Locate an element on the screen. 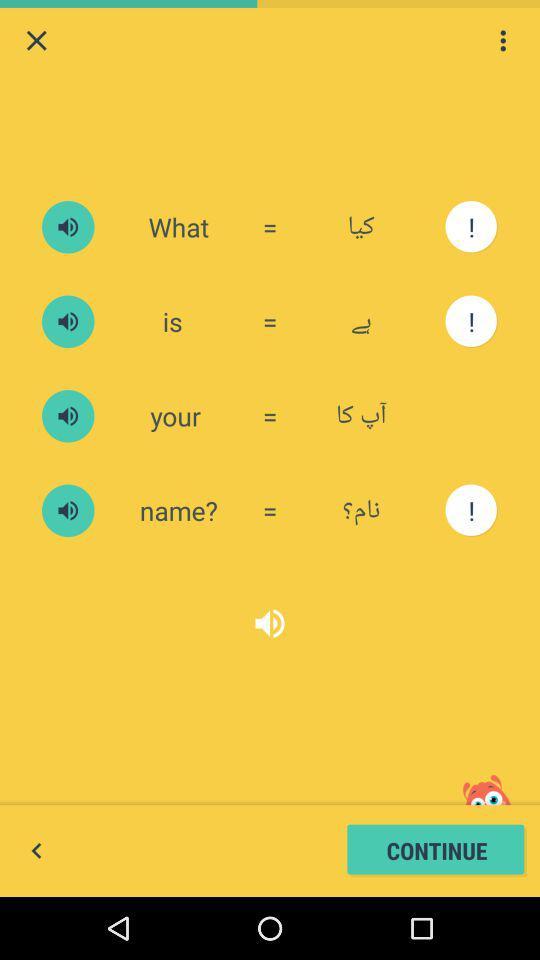  pronounce word audio is located at coordinates (67, 227).